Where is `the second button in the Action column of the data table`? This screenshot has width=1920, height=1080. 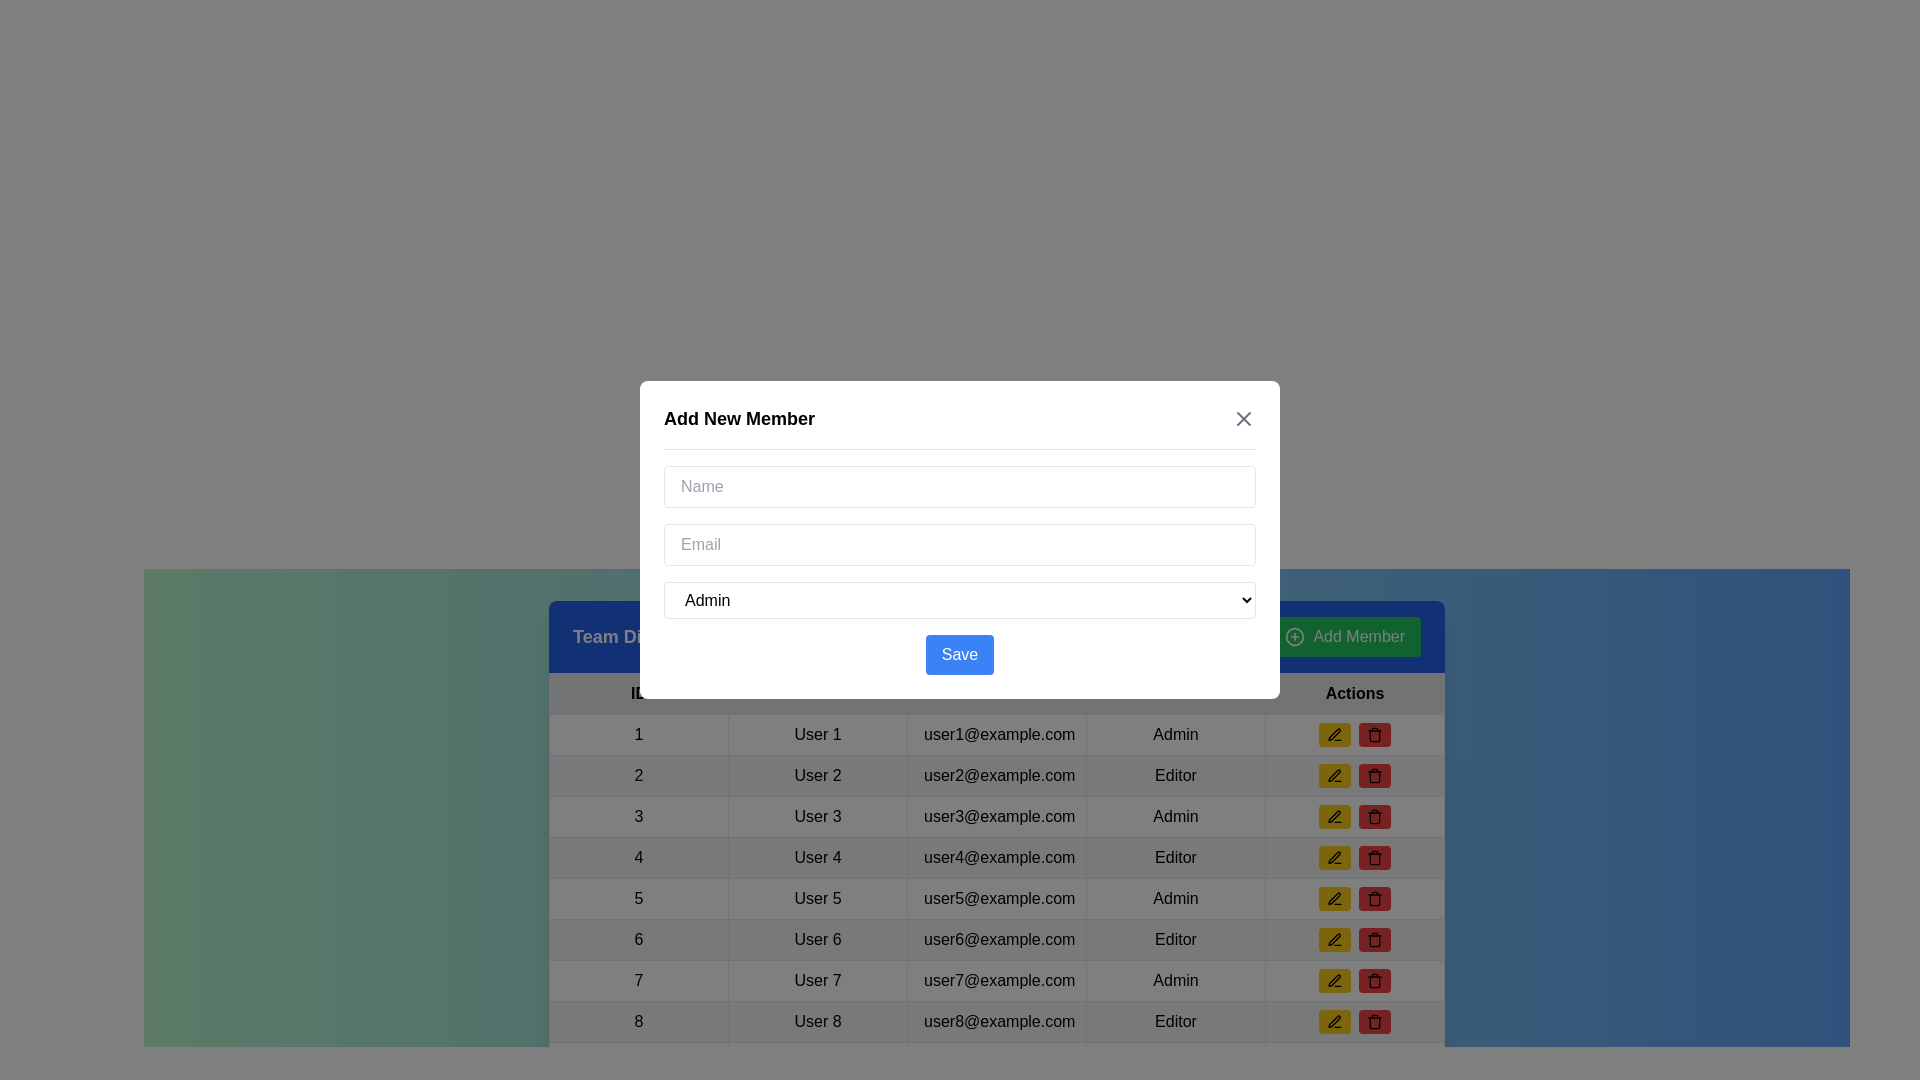 the second button in the Action column of the data table is located at coordinates (1373, 856).